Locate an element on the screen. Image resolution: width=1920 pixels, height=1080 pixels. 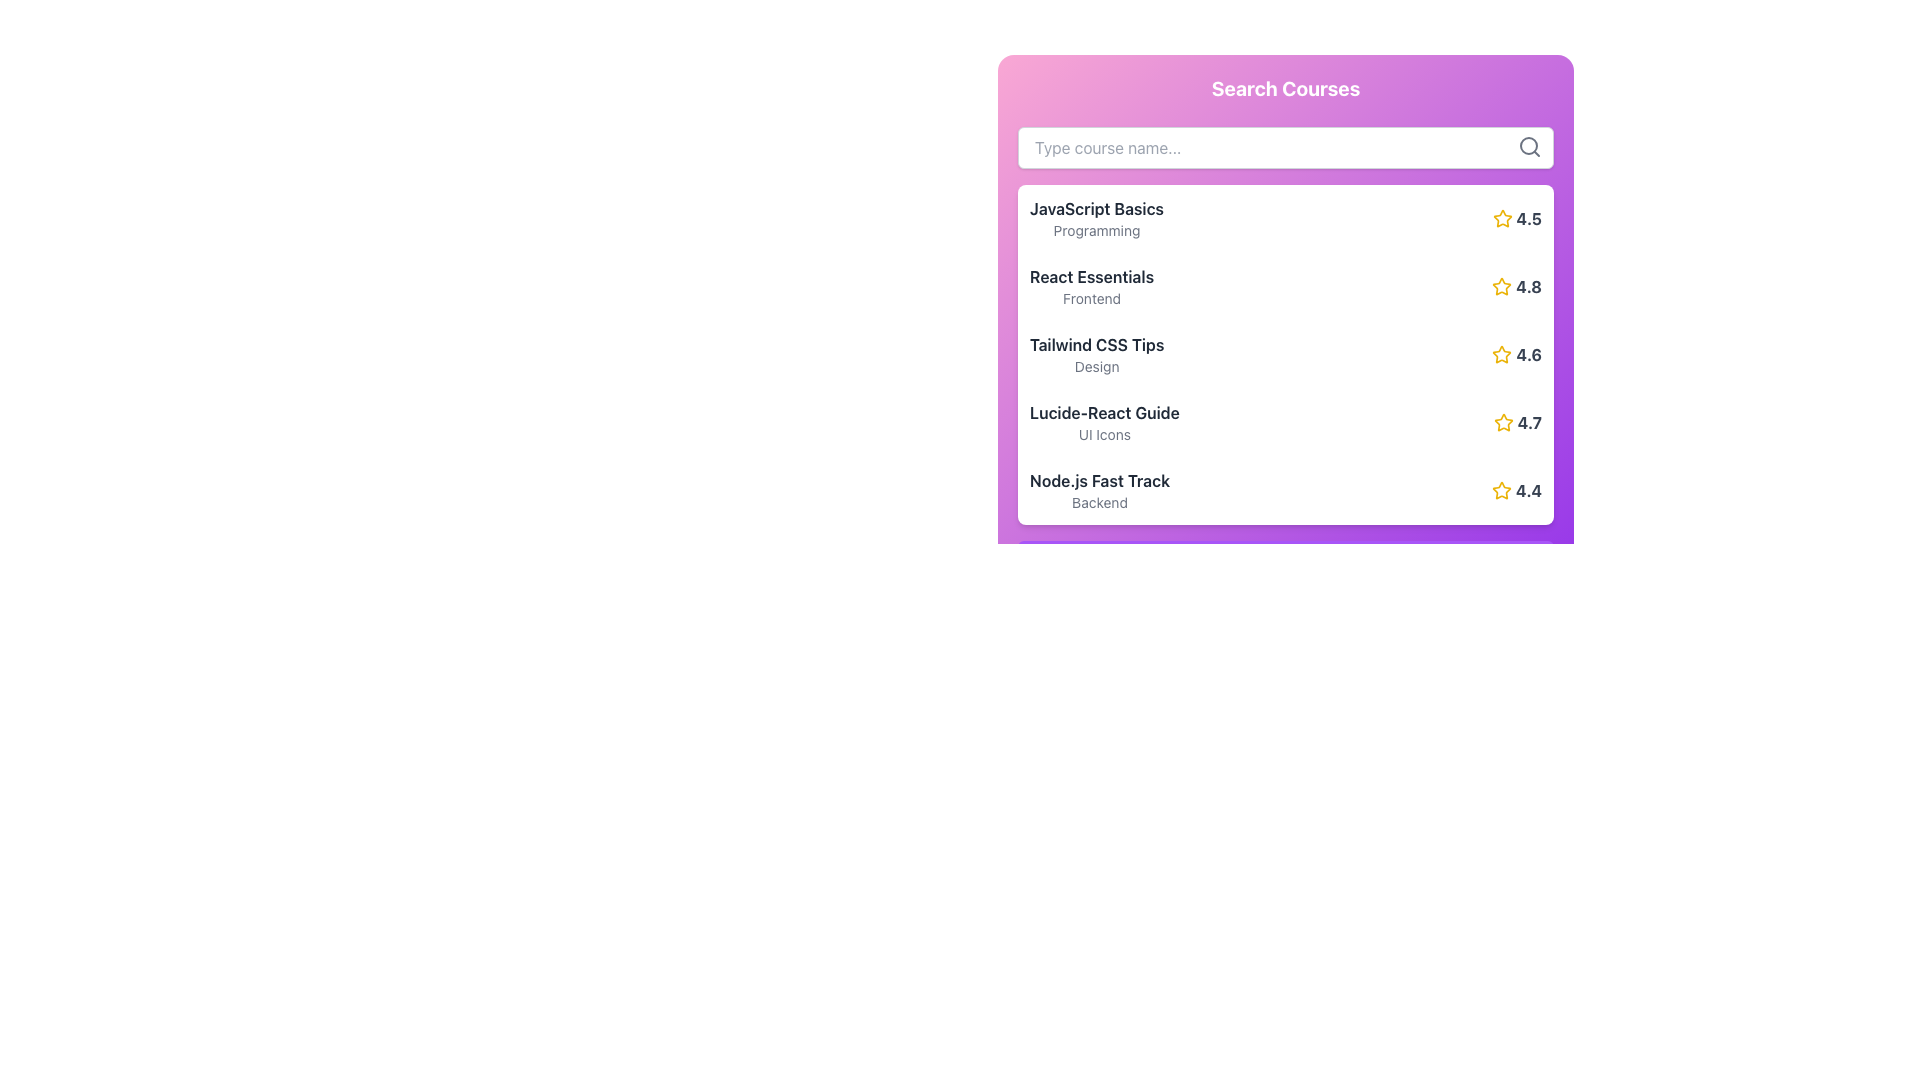
text label displaying 'Tailwind CSS Tips' which is styled in bold dark gray color and is located in the middle-left section of the UI card under the heading 'Search Courses' is located at coordinates (1096, 343).